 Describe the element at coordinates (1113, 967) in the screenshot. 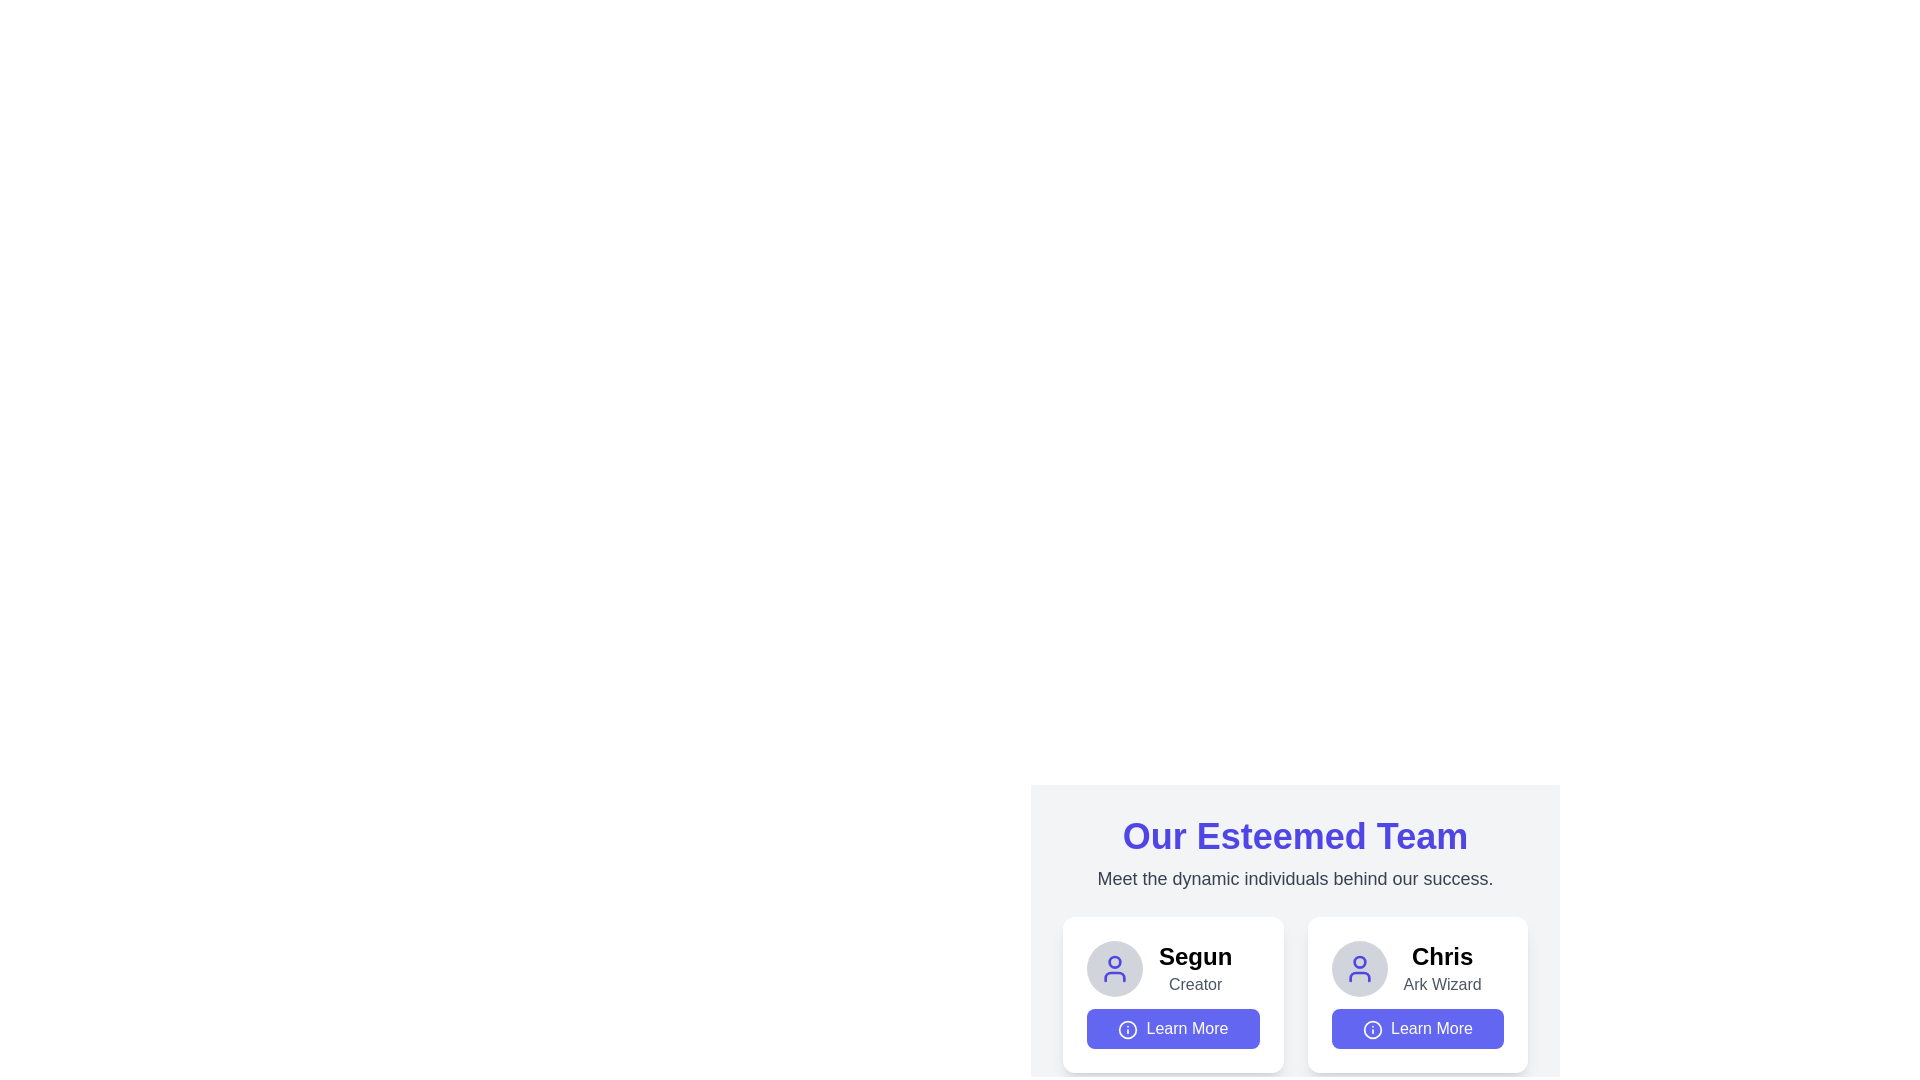

I see `the Avatar icon located at the top-center of the profile card titled 'Segun' in the 'Our Esteemed Team' section` at that location.